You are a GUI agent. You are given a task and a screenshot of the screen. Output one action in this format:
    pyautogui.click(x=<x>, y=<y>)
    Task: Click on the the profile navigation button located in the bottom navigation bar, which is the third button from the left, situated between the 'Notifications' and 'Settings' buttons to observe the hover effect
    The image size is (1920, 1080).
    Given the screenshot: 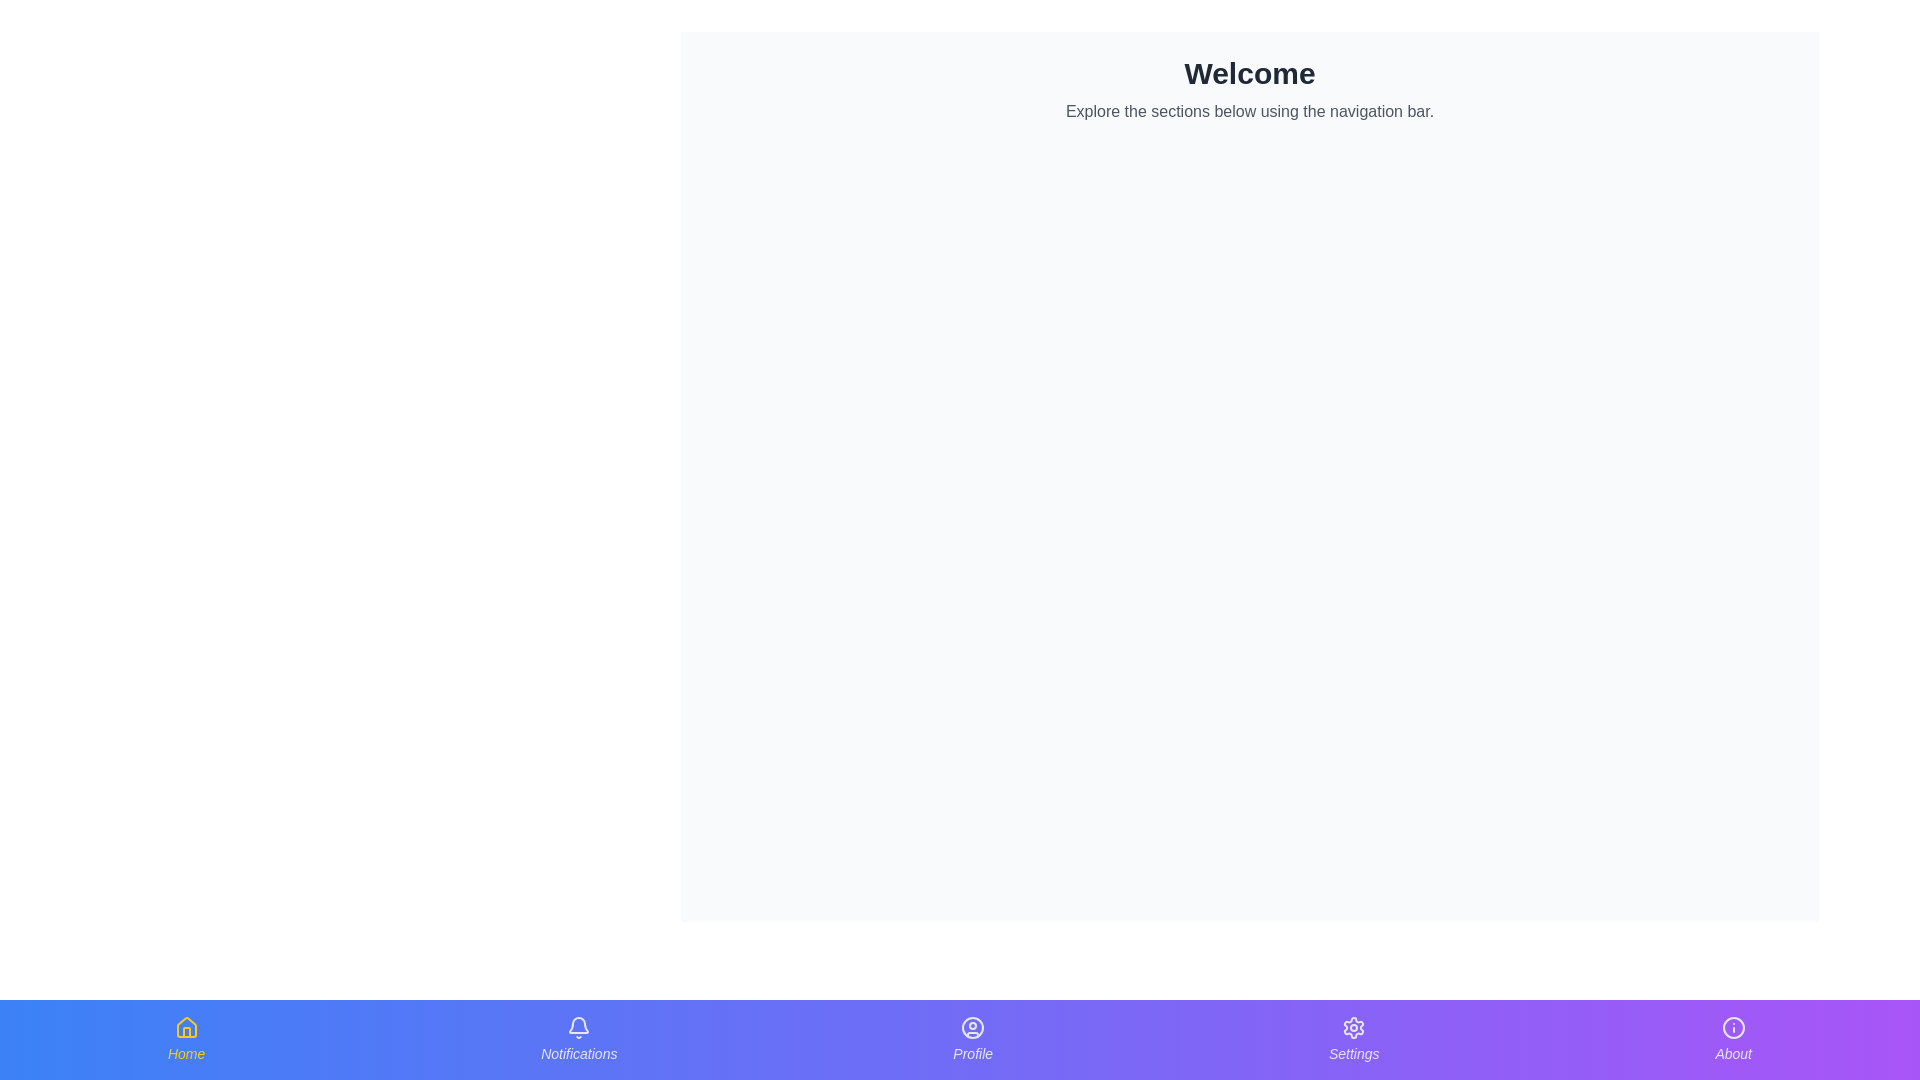 What is the action you would take?
    pyautogui.click(x=973, y=1039)
    